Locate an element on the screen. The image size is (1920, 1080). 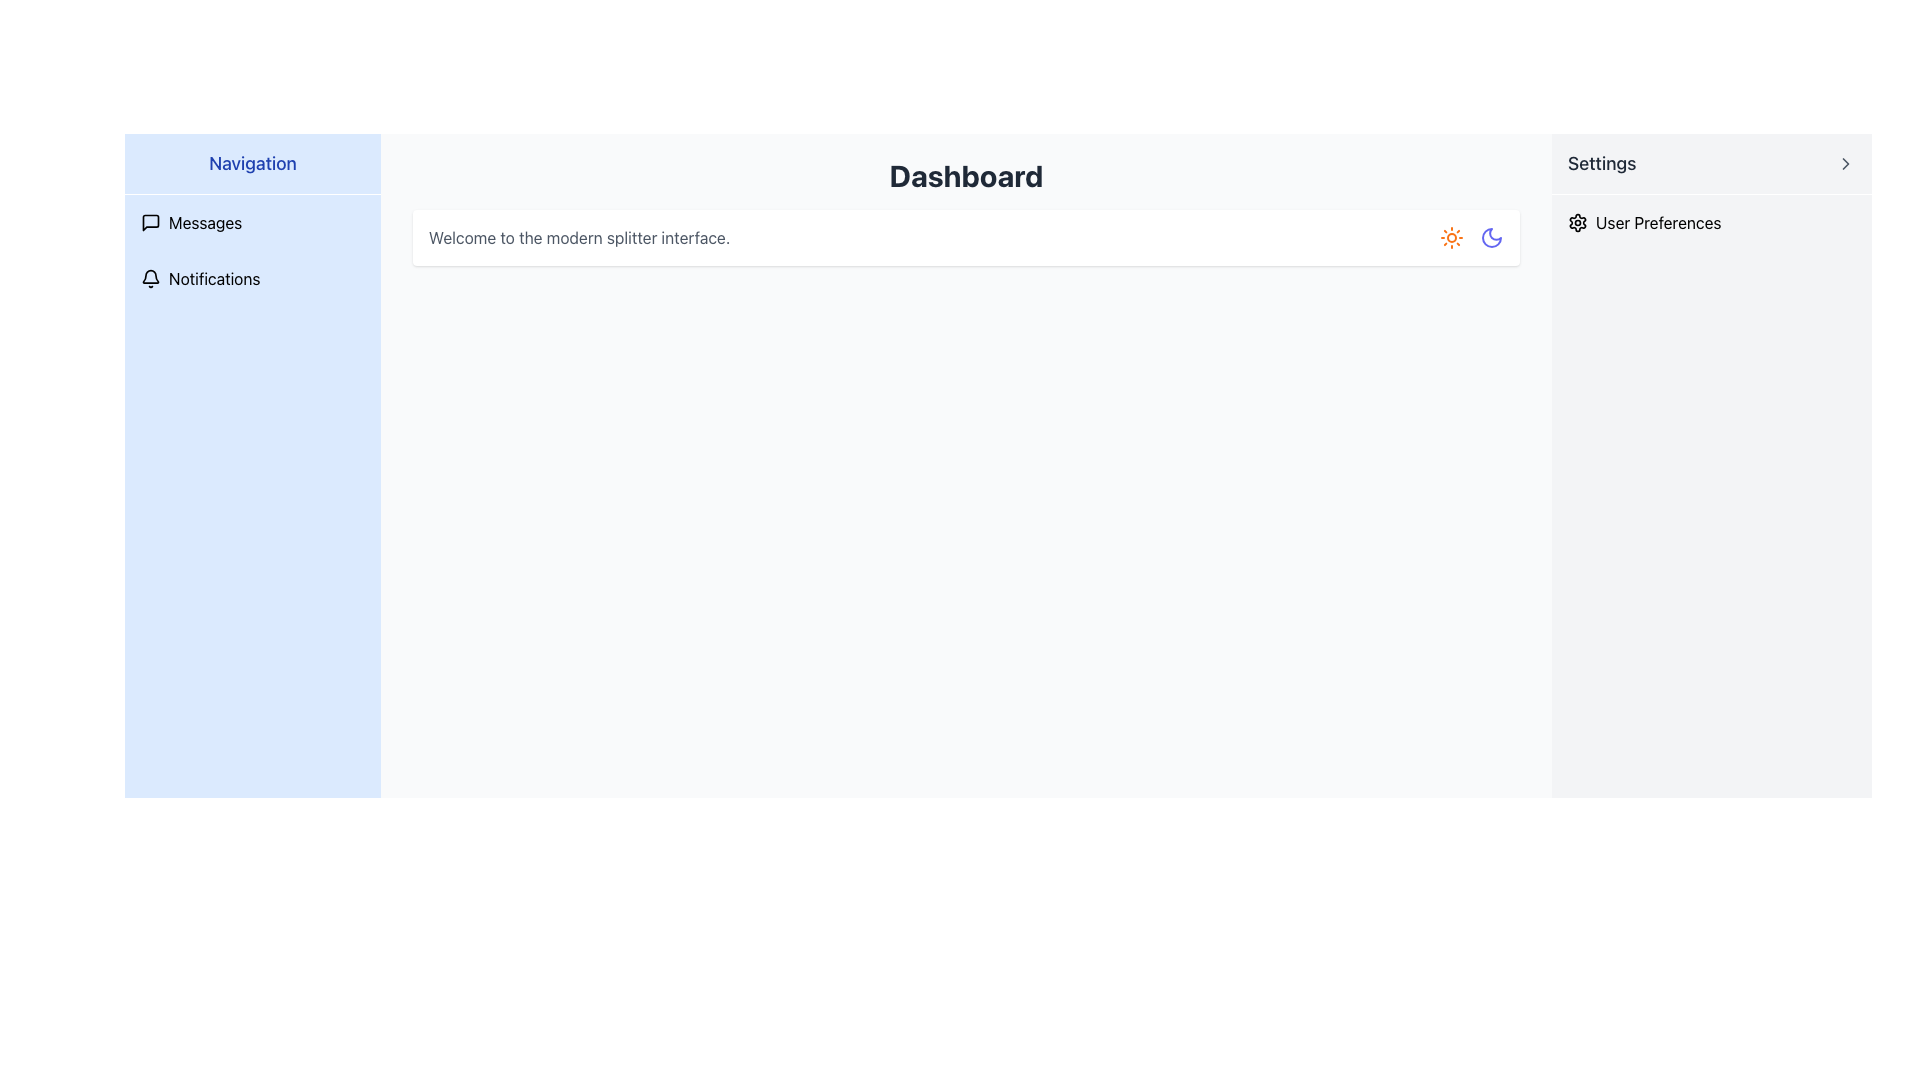
text label that serves as a heading for the navigation section, located in the top left of the interface within a prominent light blue sidebar is located at coordinates (252, 163).